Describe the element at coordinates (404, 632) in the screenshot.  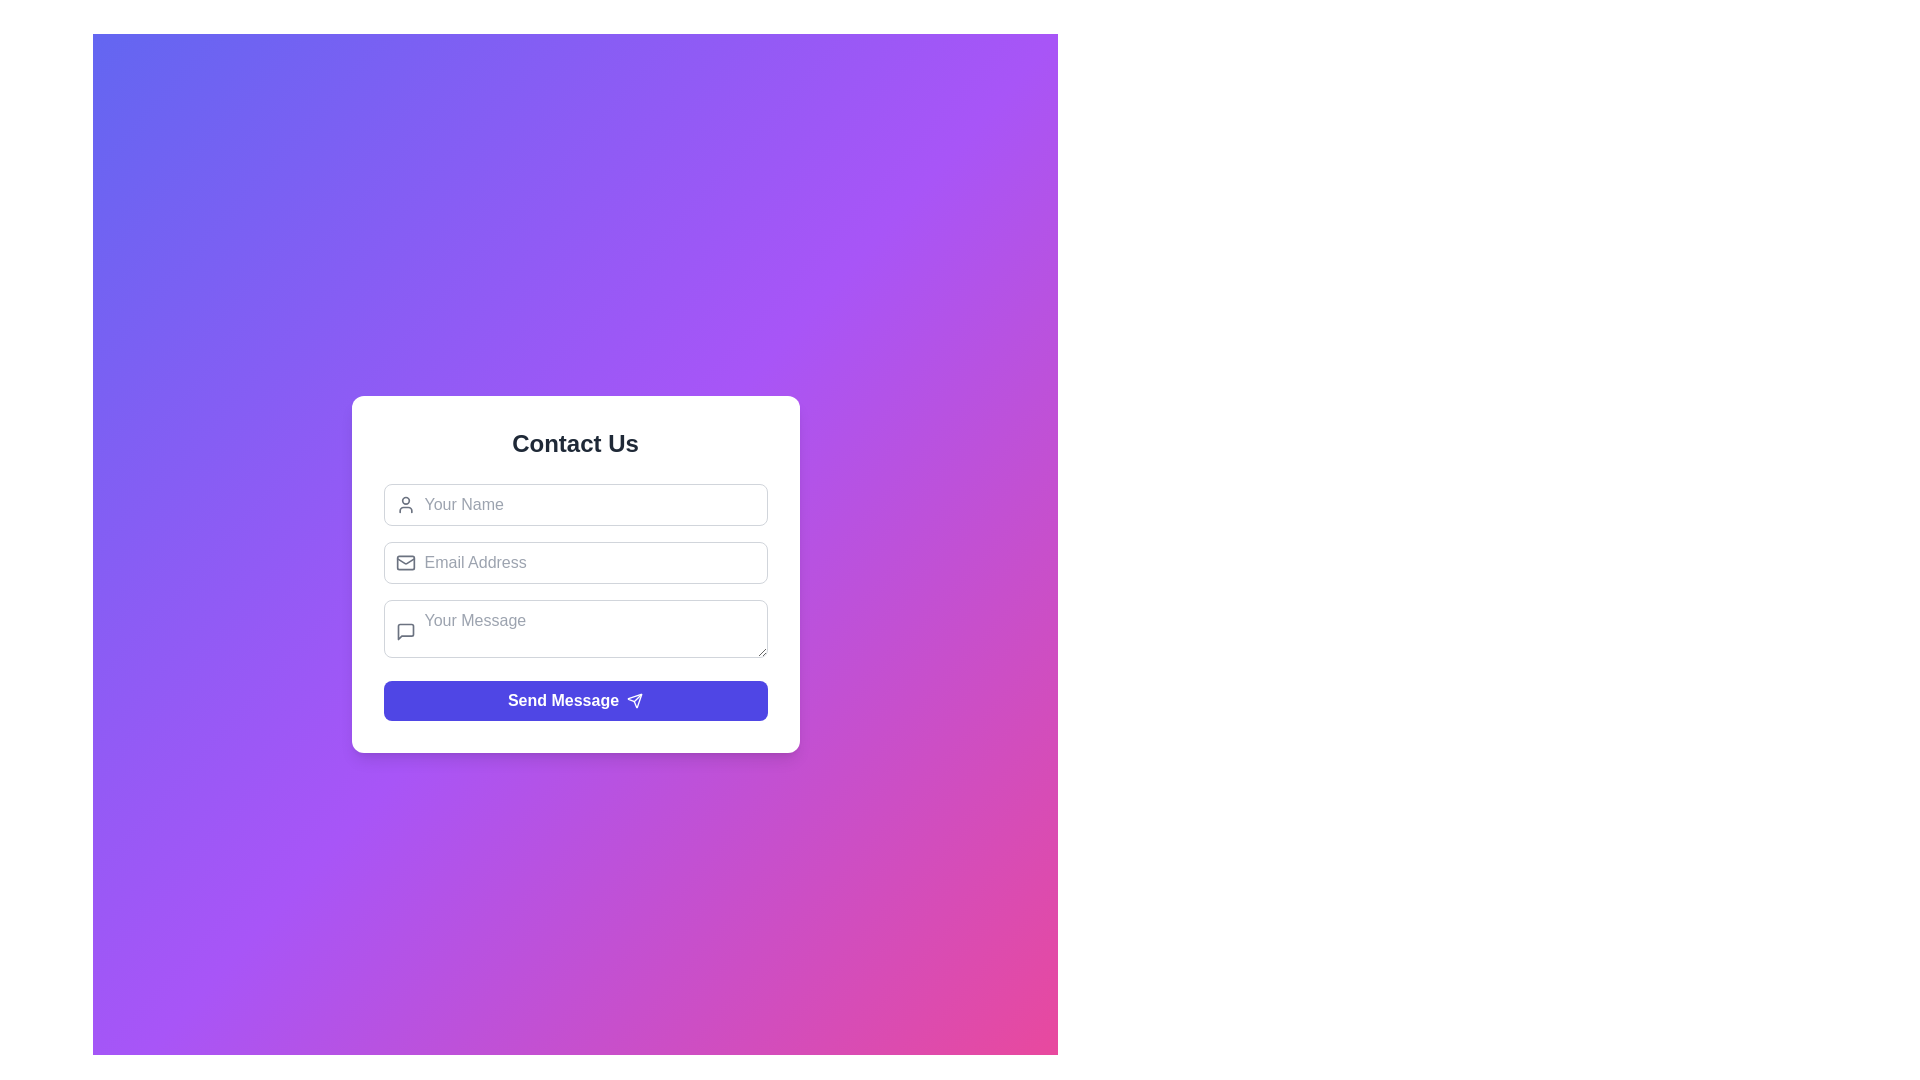
I see `the small speech-bubble icon located to the left of the 'Your Message' text input field in the contact form` at that location.